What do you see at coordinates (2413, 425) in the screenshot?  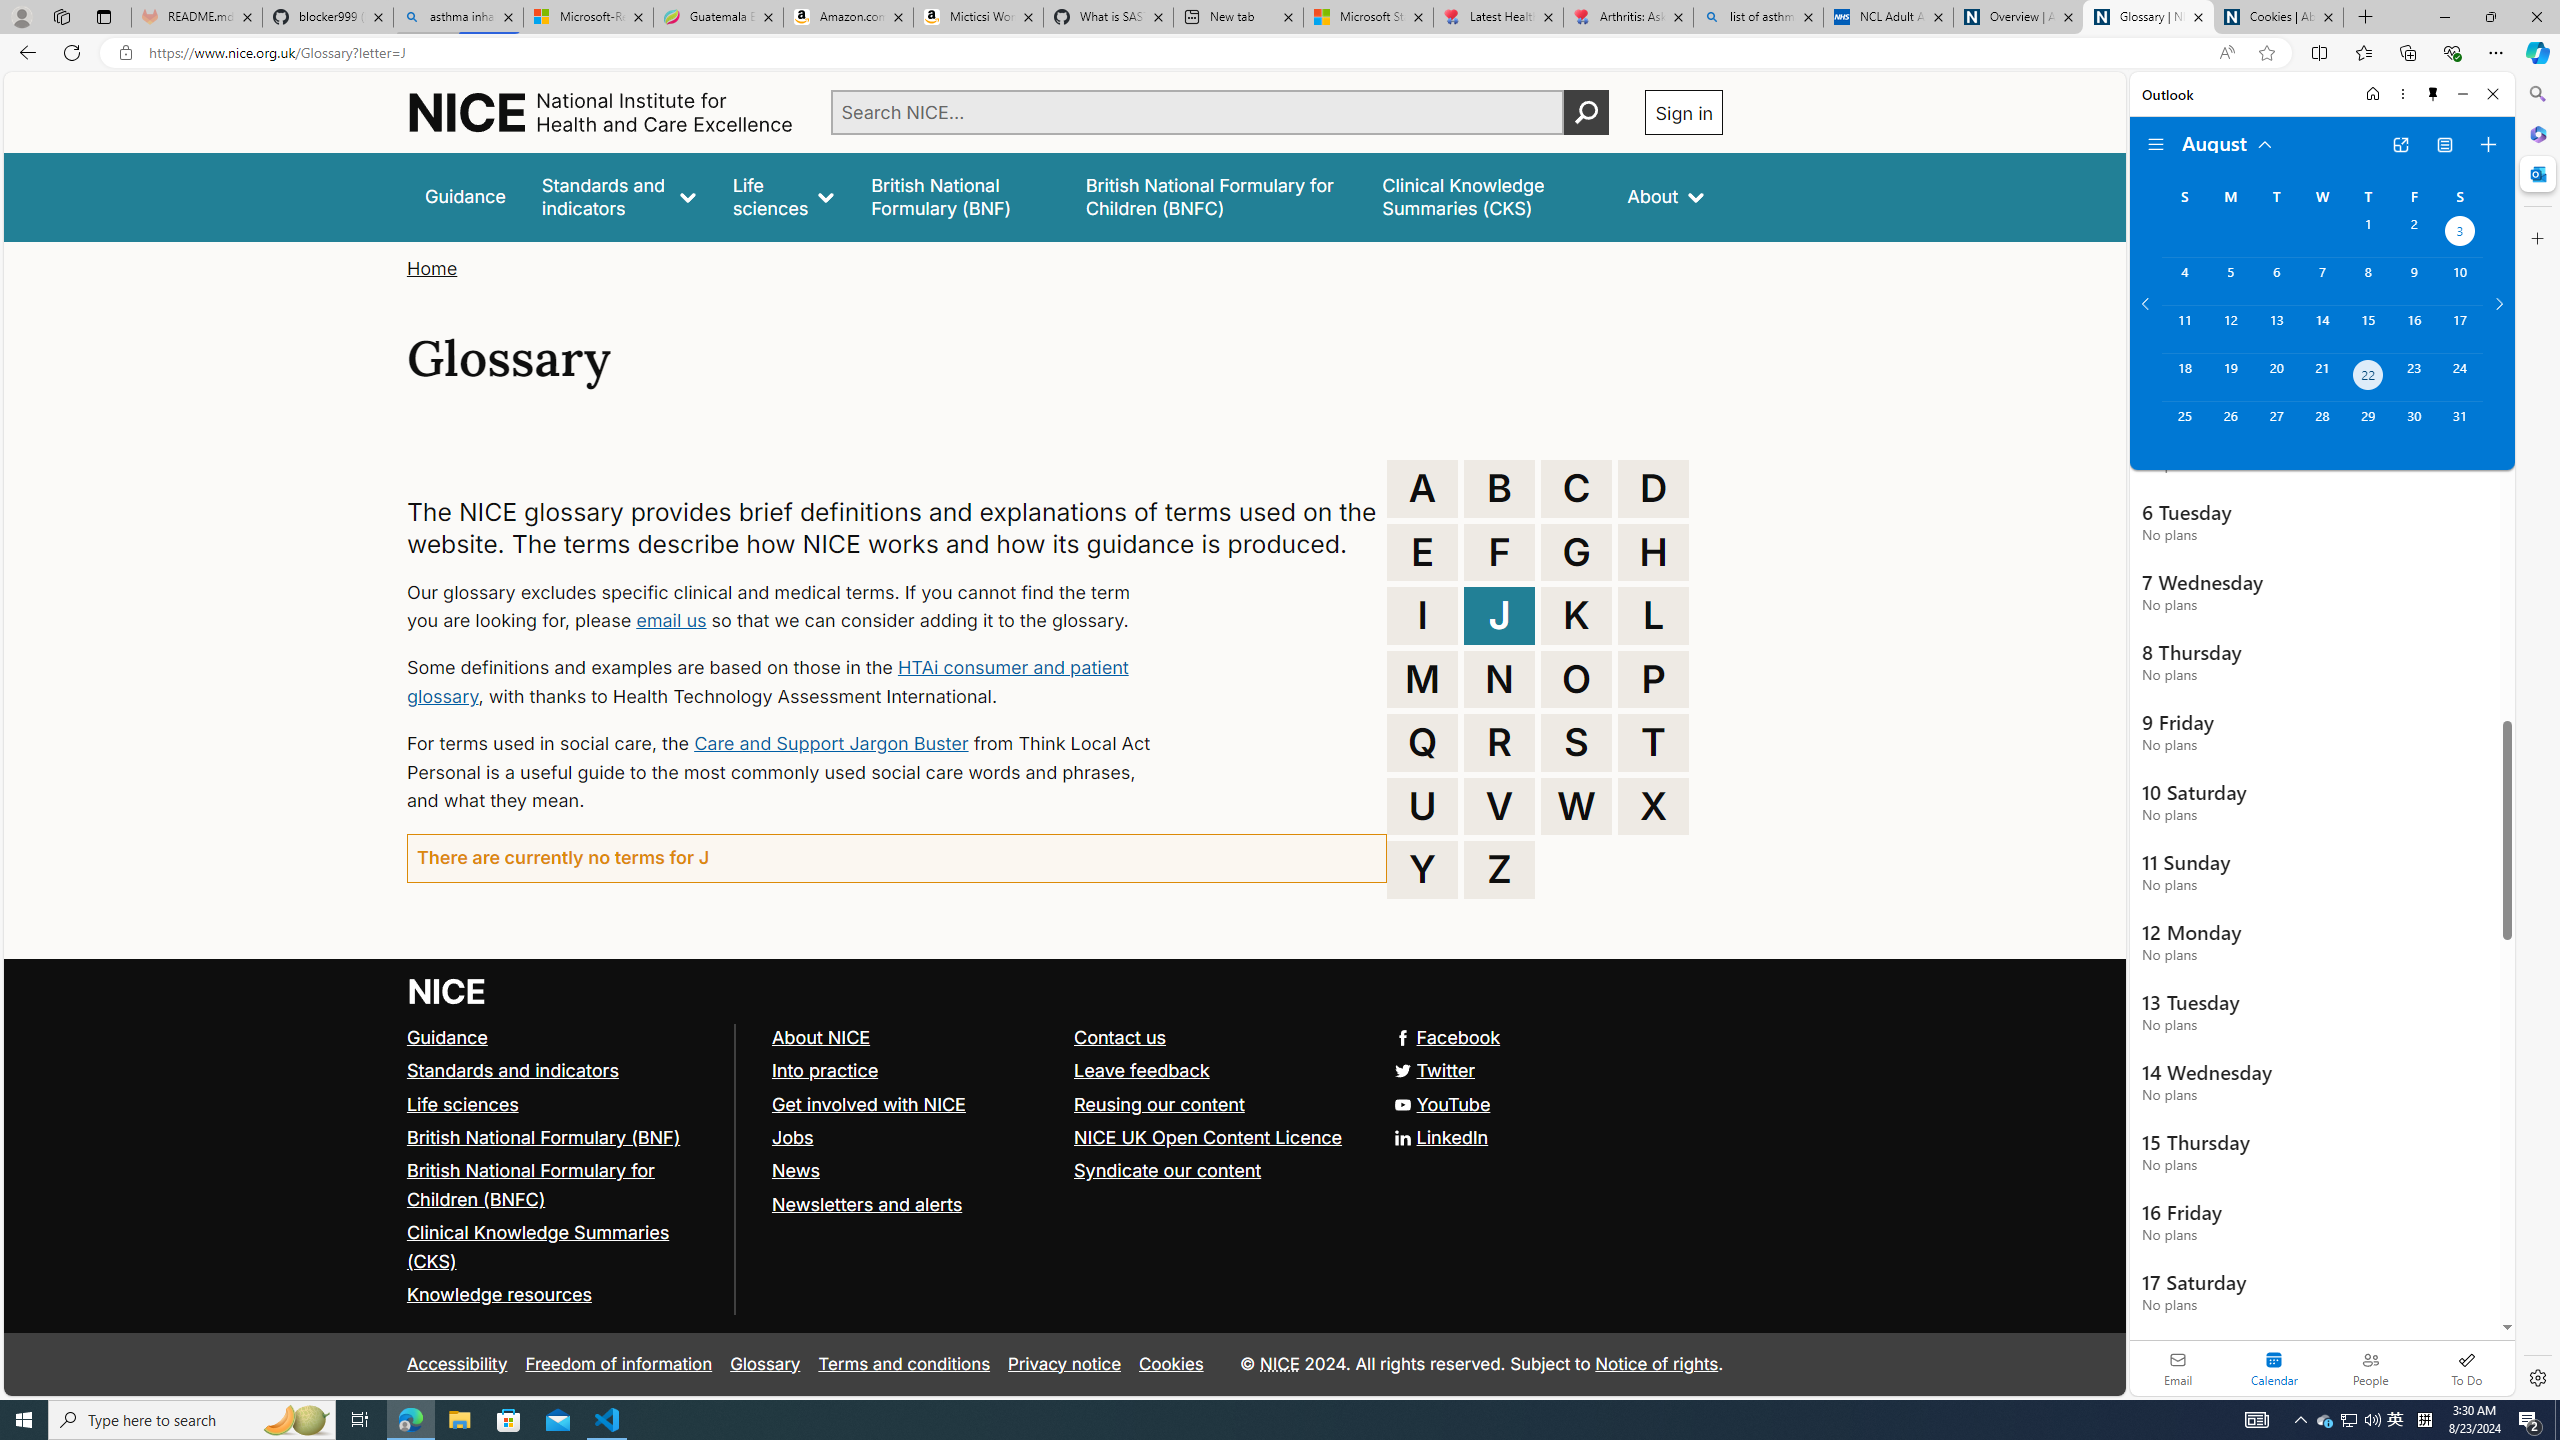 I see `'Friday, August 30, 2024. '` at bounding box center [2413, 425].